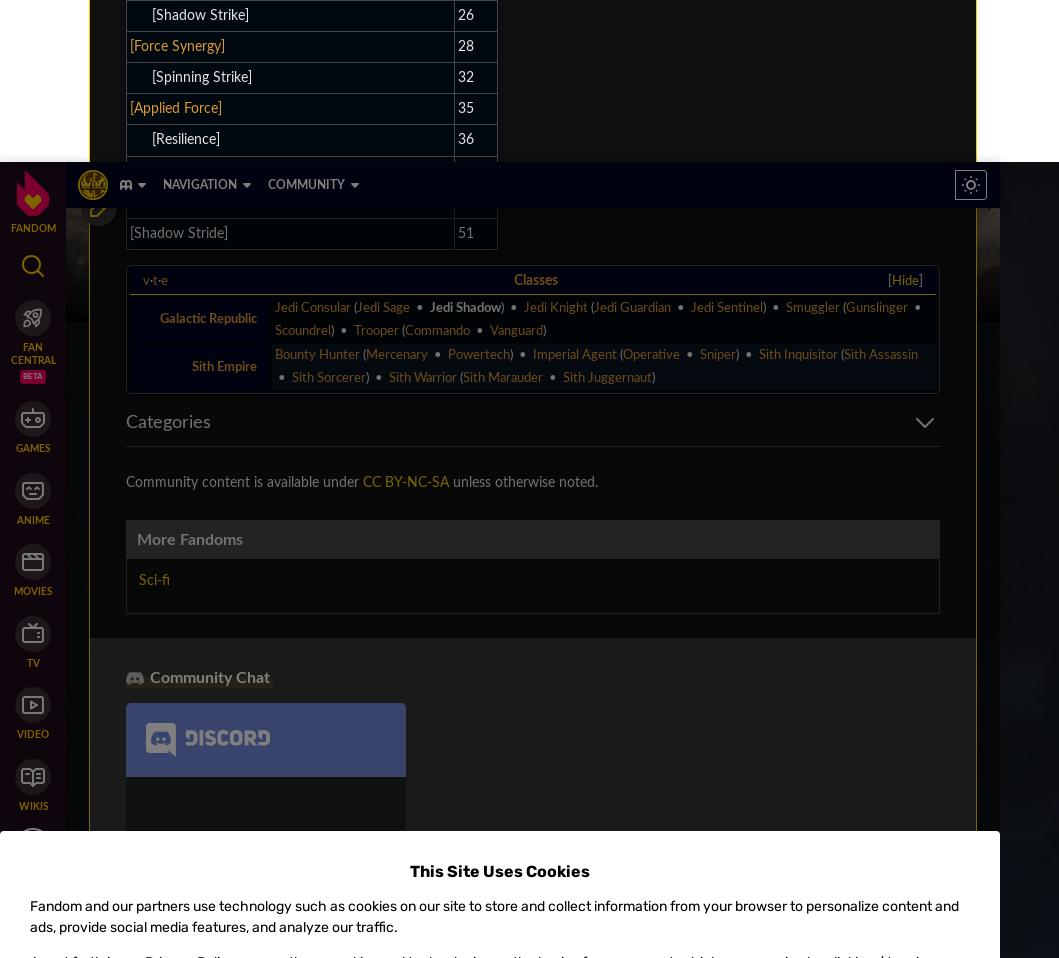 This screenshot has height=958, width=1059. Describe the element at coordinates (121, 211) in the screenshot. I see `'Community'` at that location.